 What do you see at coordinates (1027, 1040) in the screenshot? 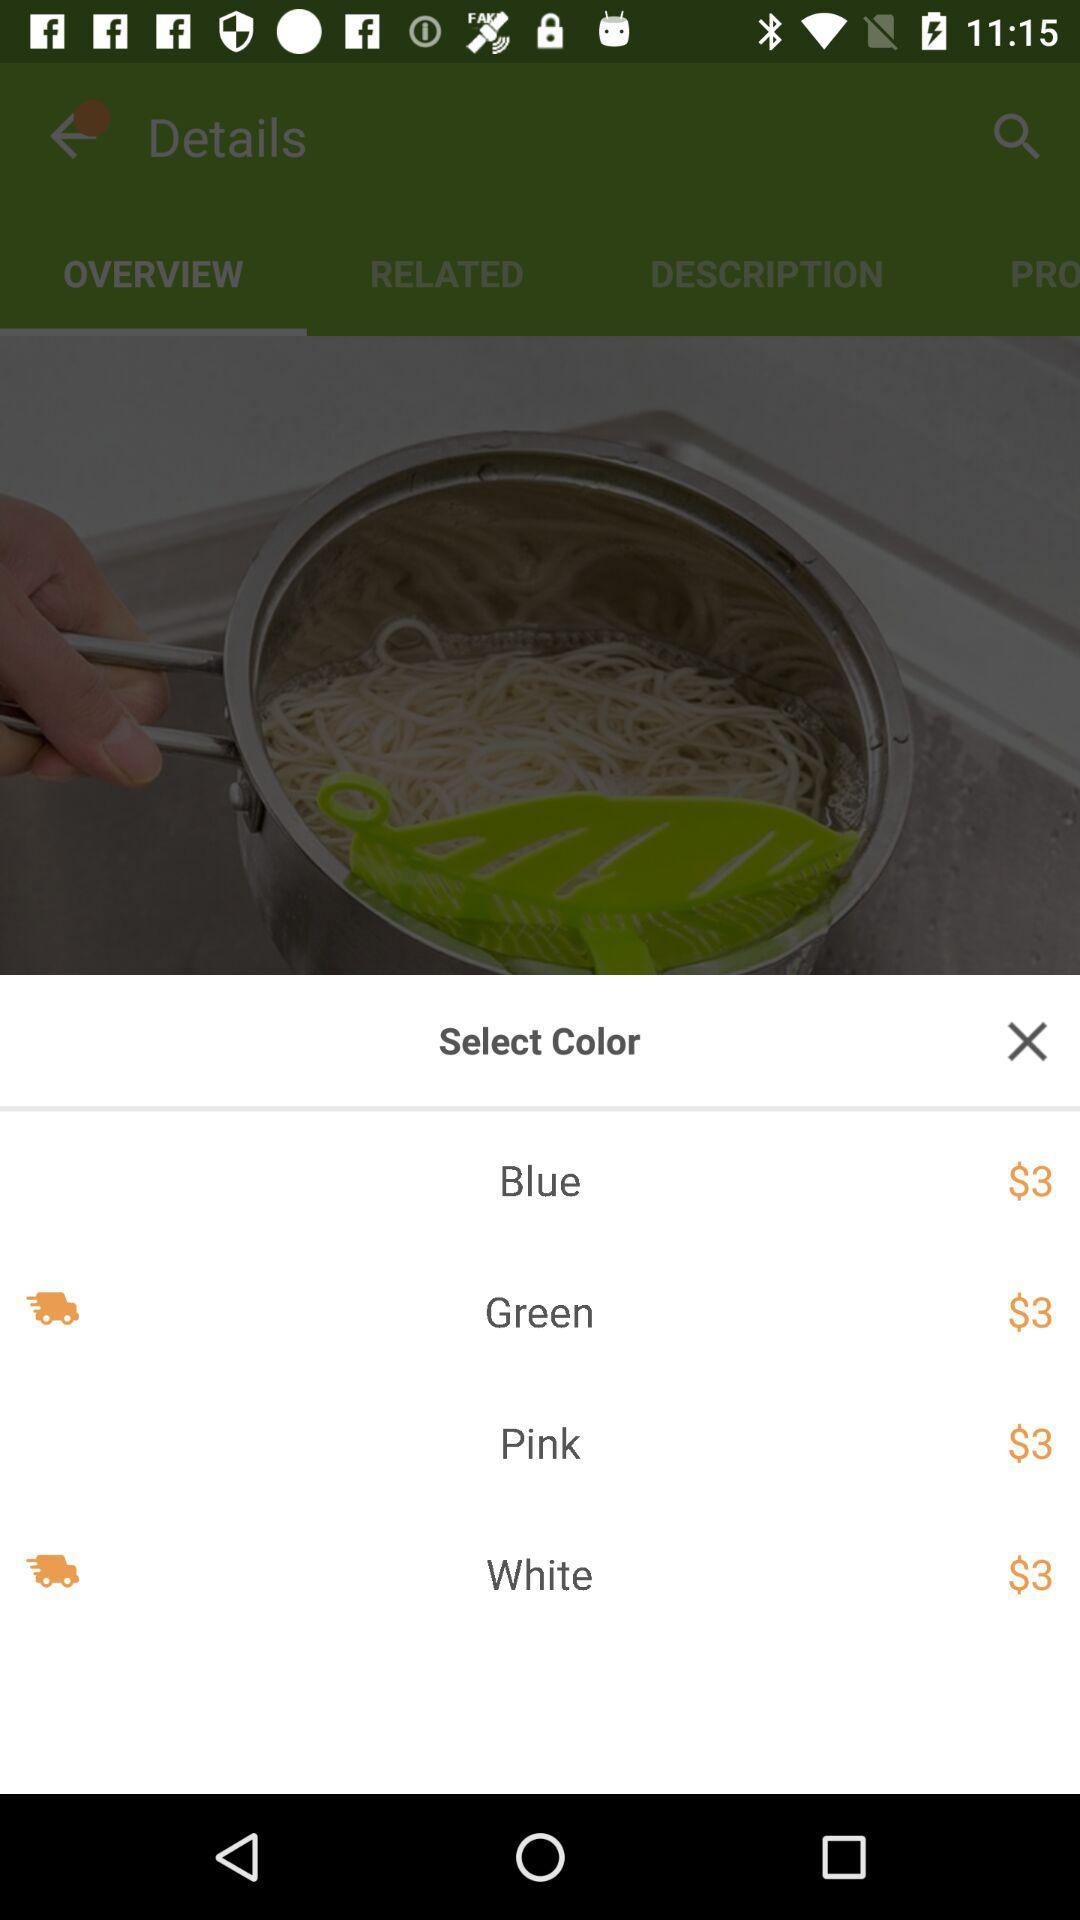
I see `exit` at bounding box center [1027, 1040].